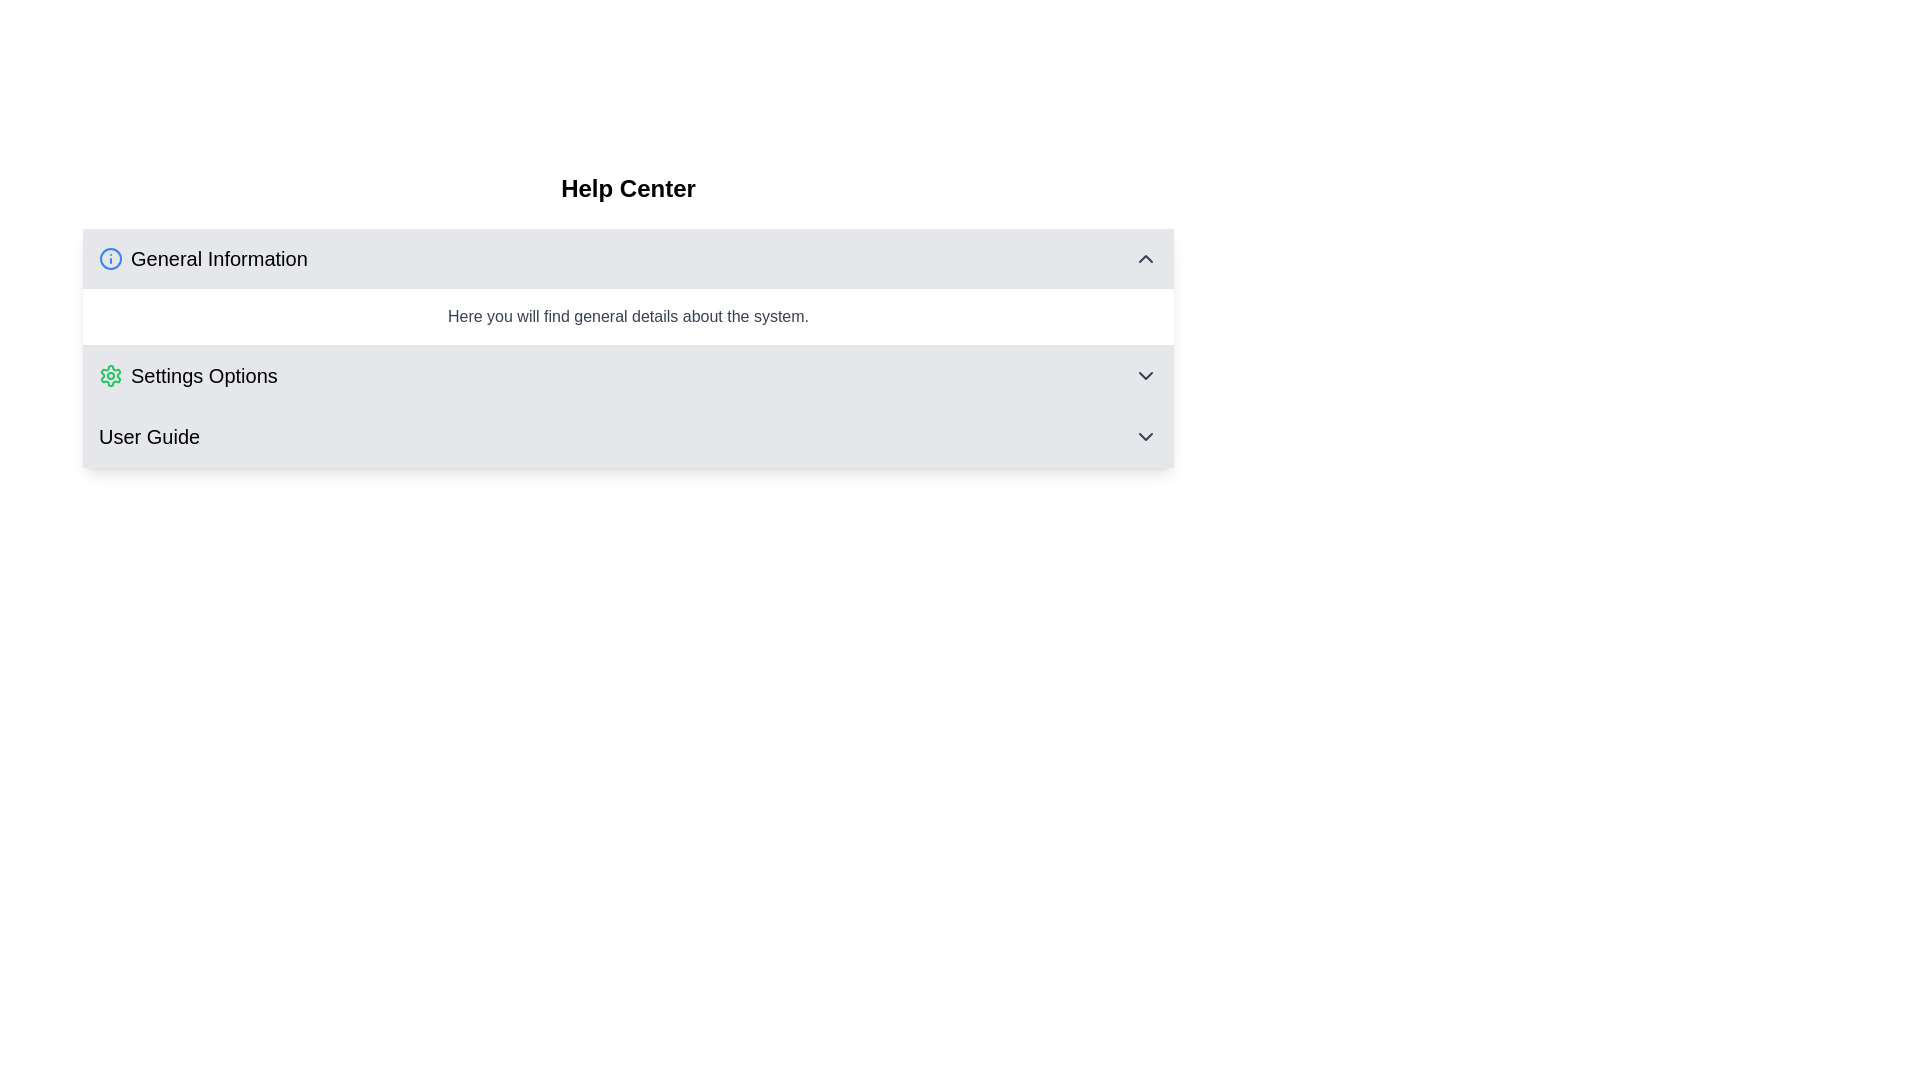  What do you see at coordinates (627, 257) in the screenshot?
I see `the 'General Information' Collapsible Section Header for keyboard navigation` at bounding box center [627, 257].